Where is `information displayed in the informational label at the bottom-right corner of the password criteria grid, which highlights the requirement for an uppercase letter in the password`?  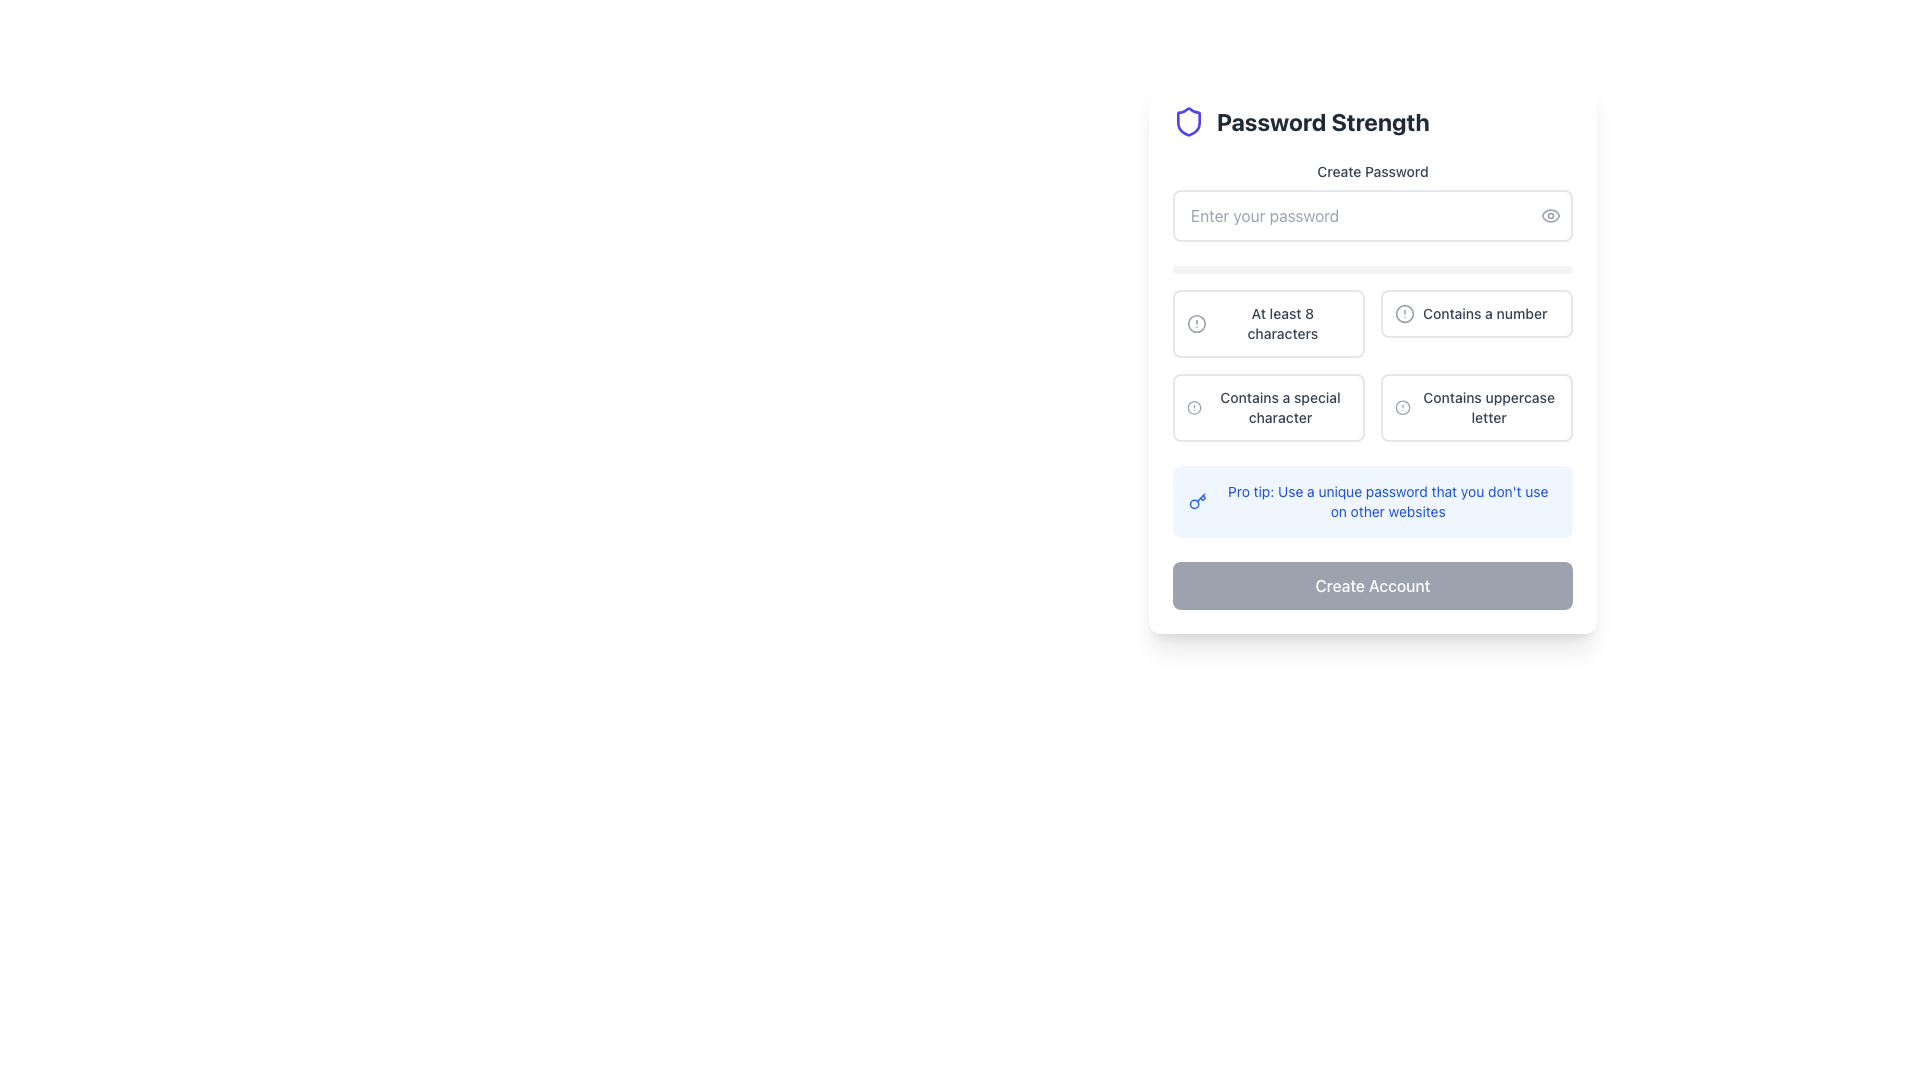
information displayed in the informational label at the bottom-right corner of the password criteria grid, which highlights the requirement for an uppercase letter in the password is located at coordinates (1477, 407).